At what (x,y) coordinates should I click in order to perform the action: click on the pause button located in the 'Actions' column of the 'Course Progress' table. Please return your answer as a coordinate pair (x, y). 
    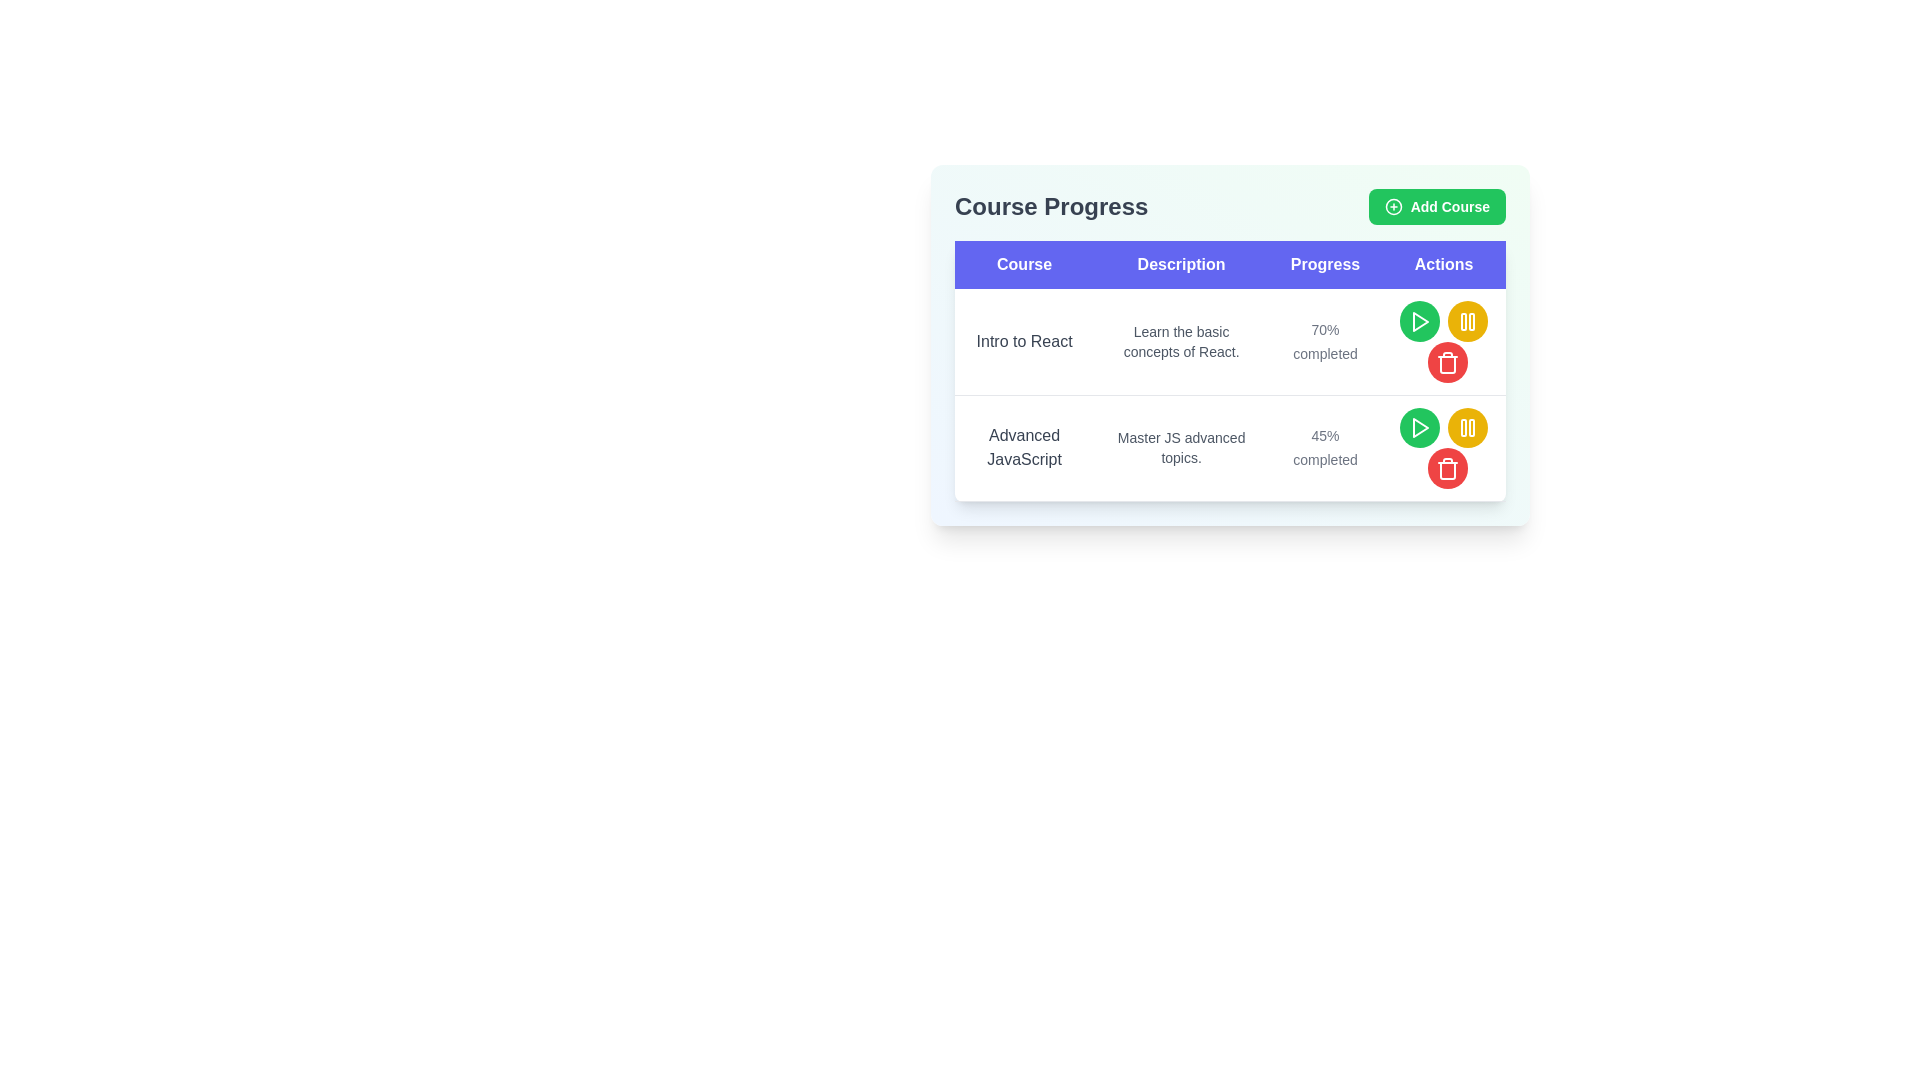
    Looking at the image, I should click on (1468, 426).